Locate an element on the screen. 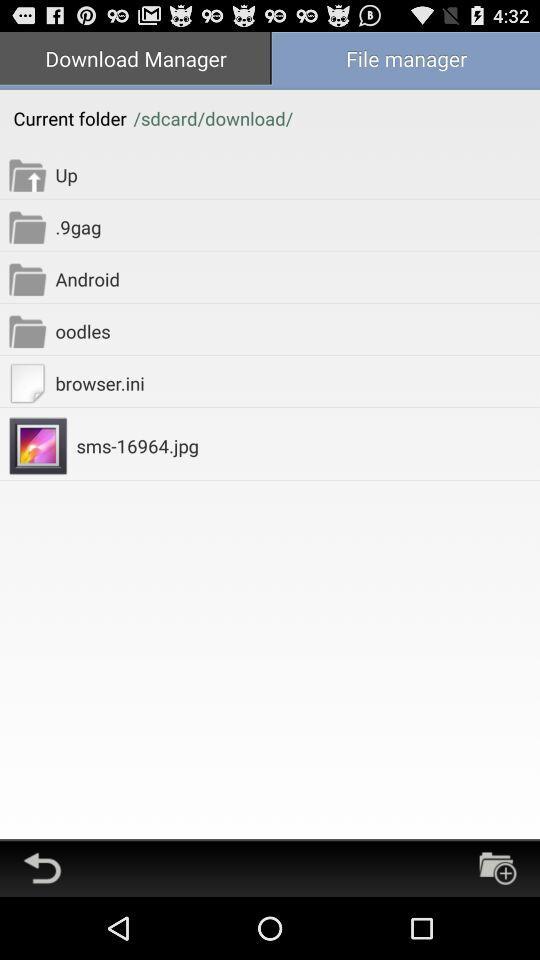 This screenshot has width=540, height=960. .9gag is located at coordinates (296, 226).